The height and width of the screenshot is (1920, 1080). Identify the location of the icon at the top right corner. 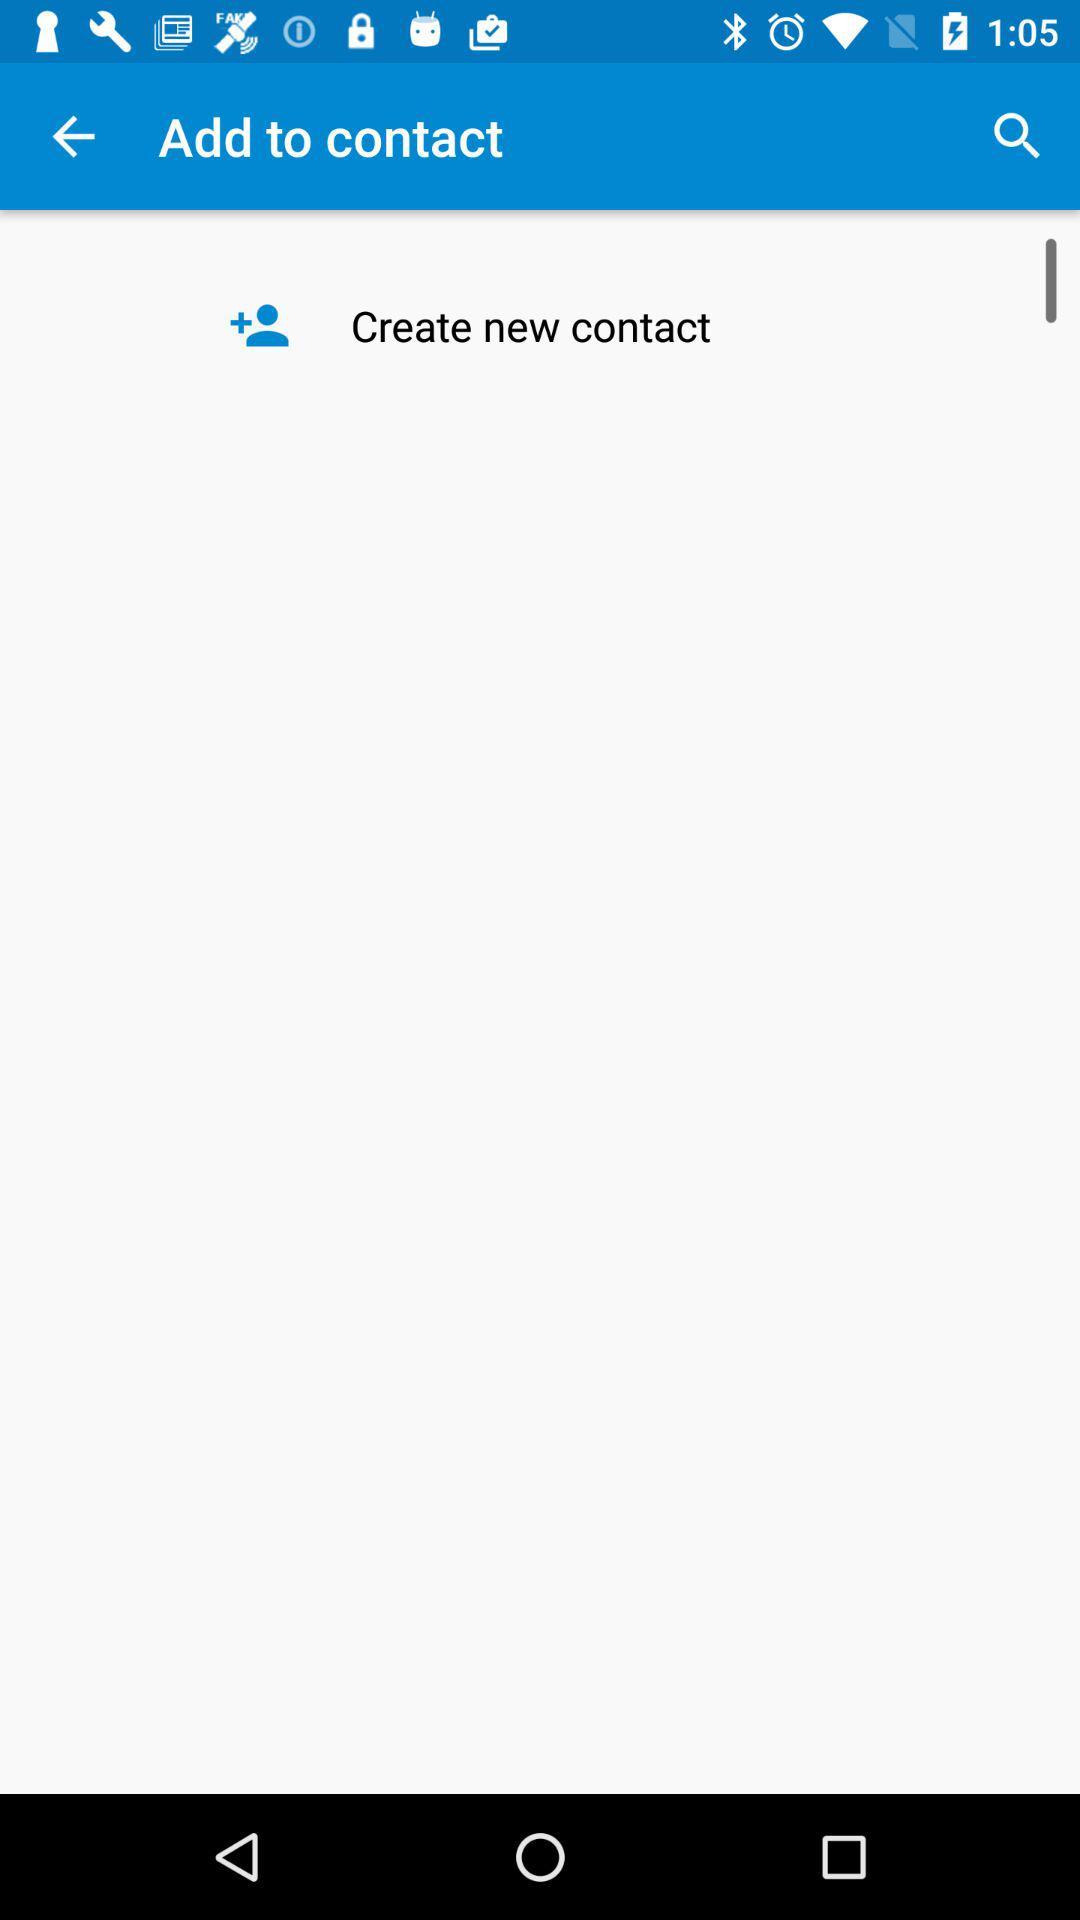
(1017, 135).